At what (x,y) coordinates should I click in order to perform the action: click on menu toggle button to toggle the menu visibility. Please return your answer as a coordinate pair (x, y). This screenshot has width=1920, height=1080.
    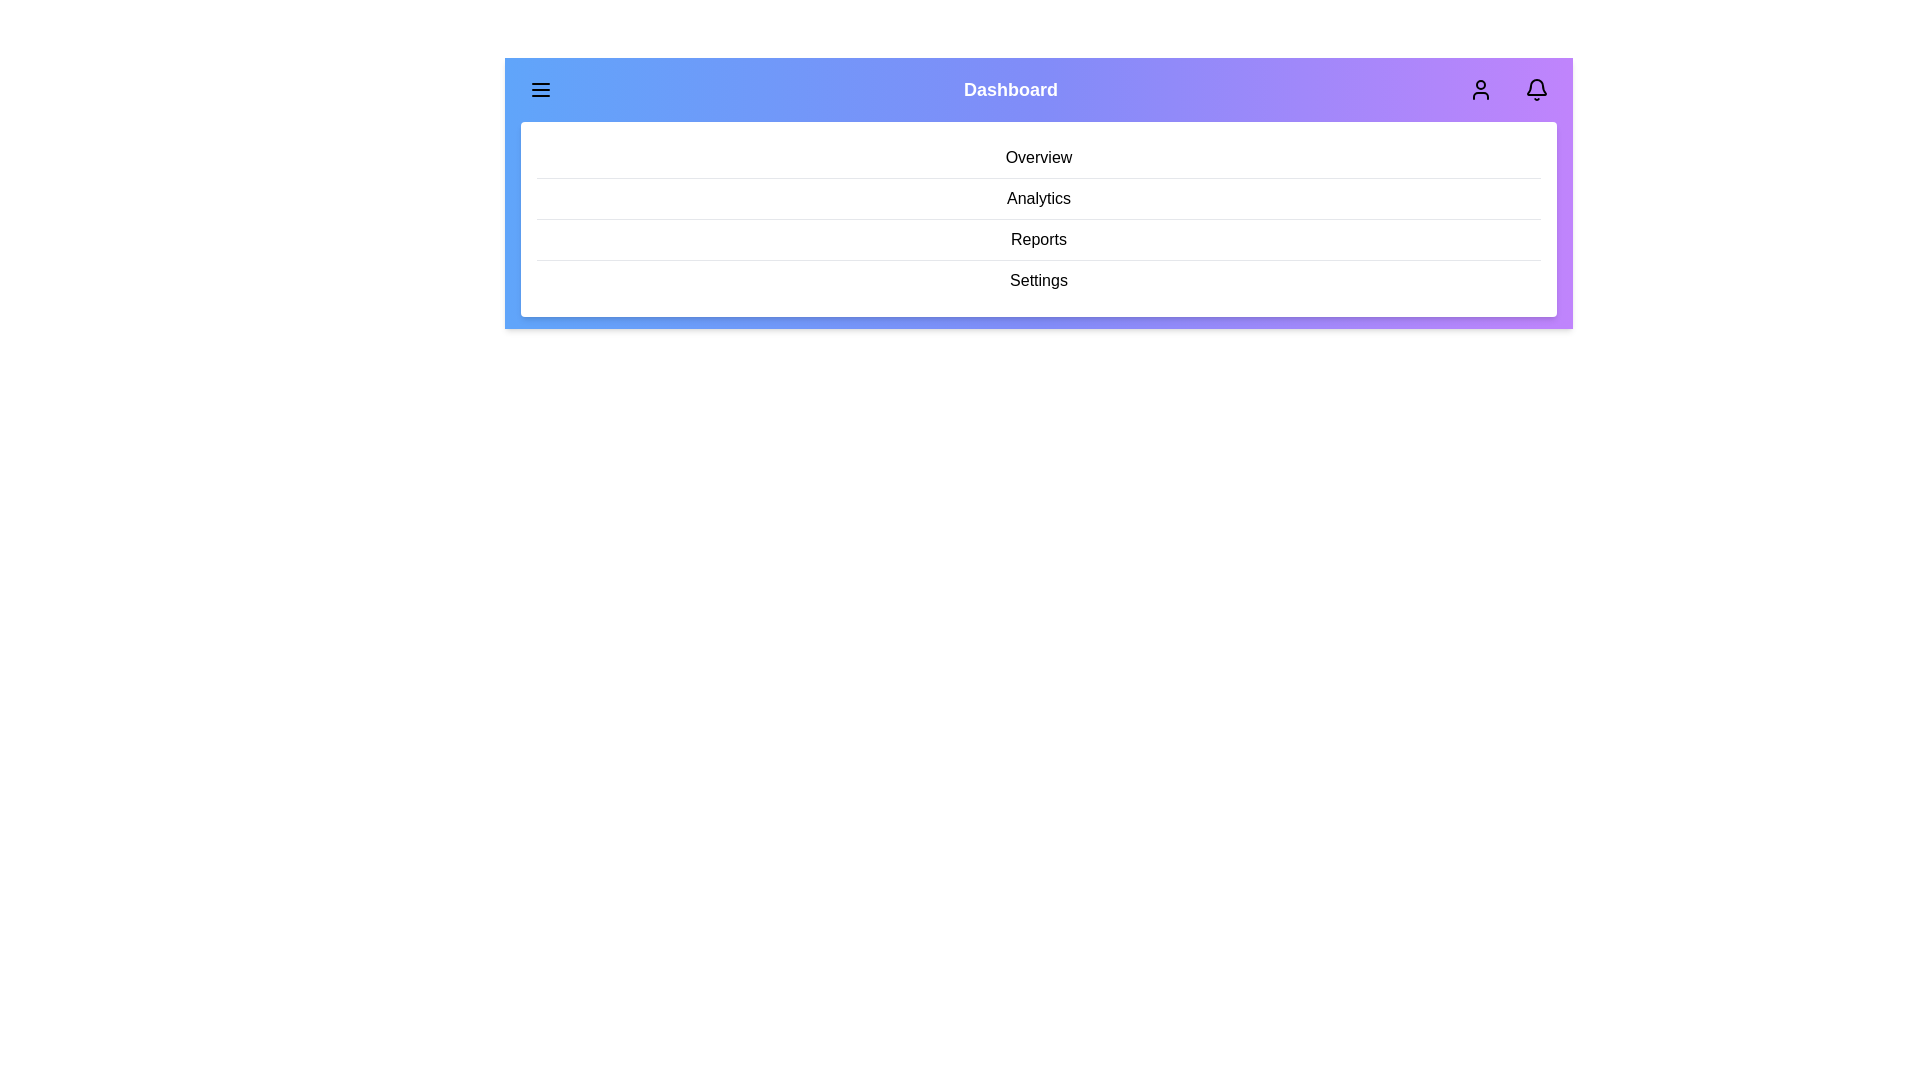
    Looking at the image, I should click on (541, 88).